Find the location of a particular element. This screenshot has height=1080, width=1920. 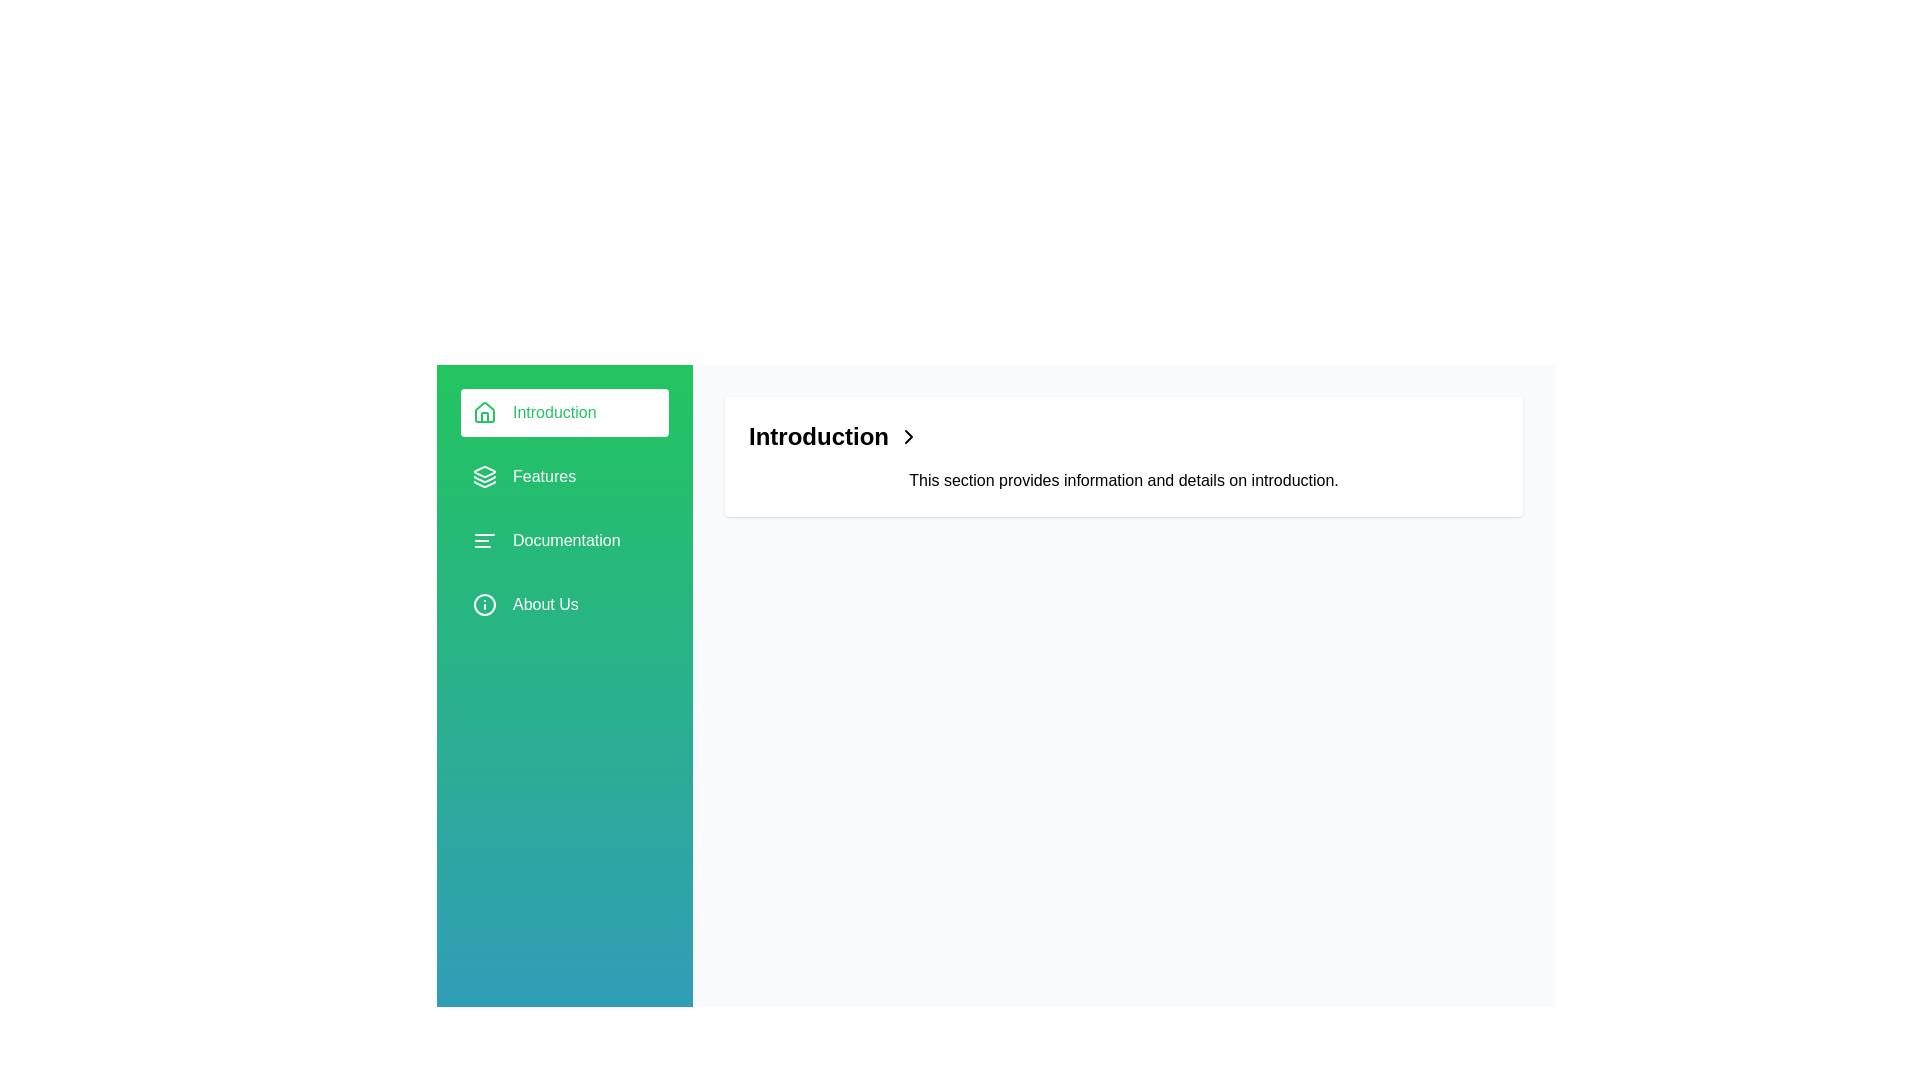

the 'Documentation' menu item in the sidebar, which is the third item featuring a green background with white text and an icon of three horizontal lines is located at coordinates (564, 540).